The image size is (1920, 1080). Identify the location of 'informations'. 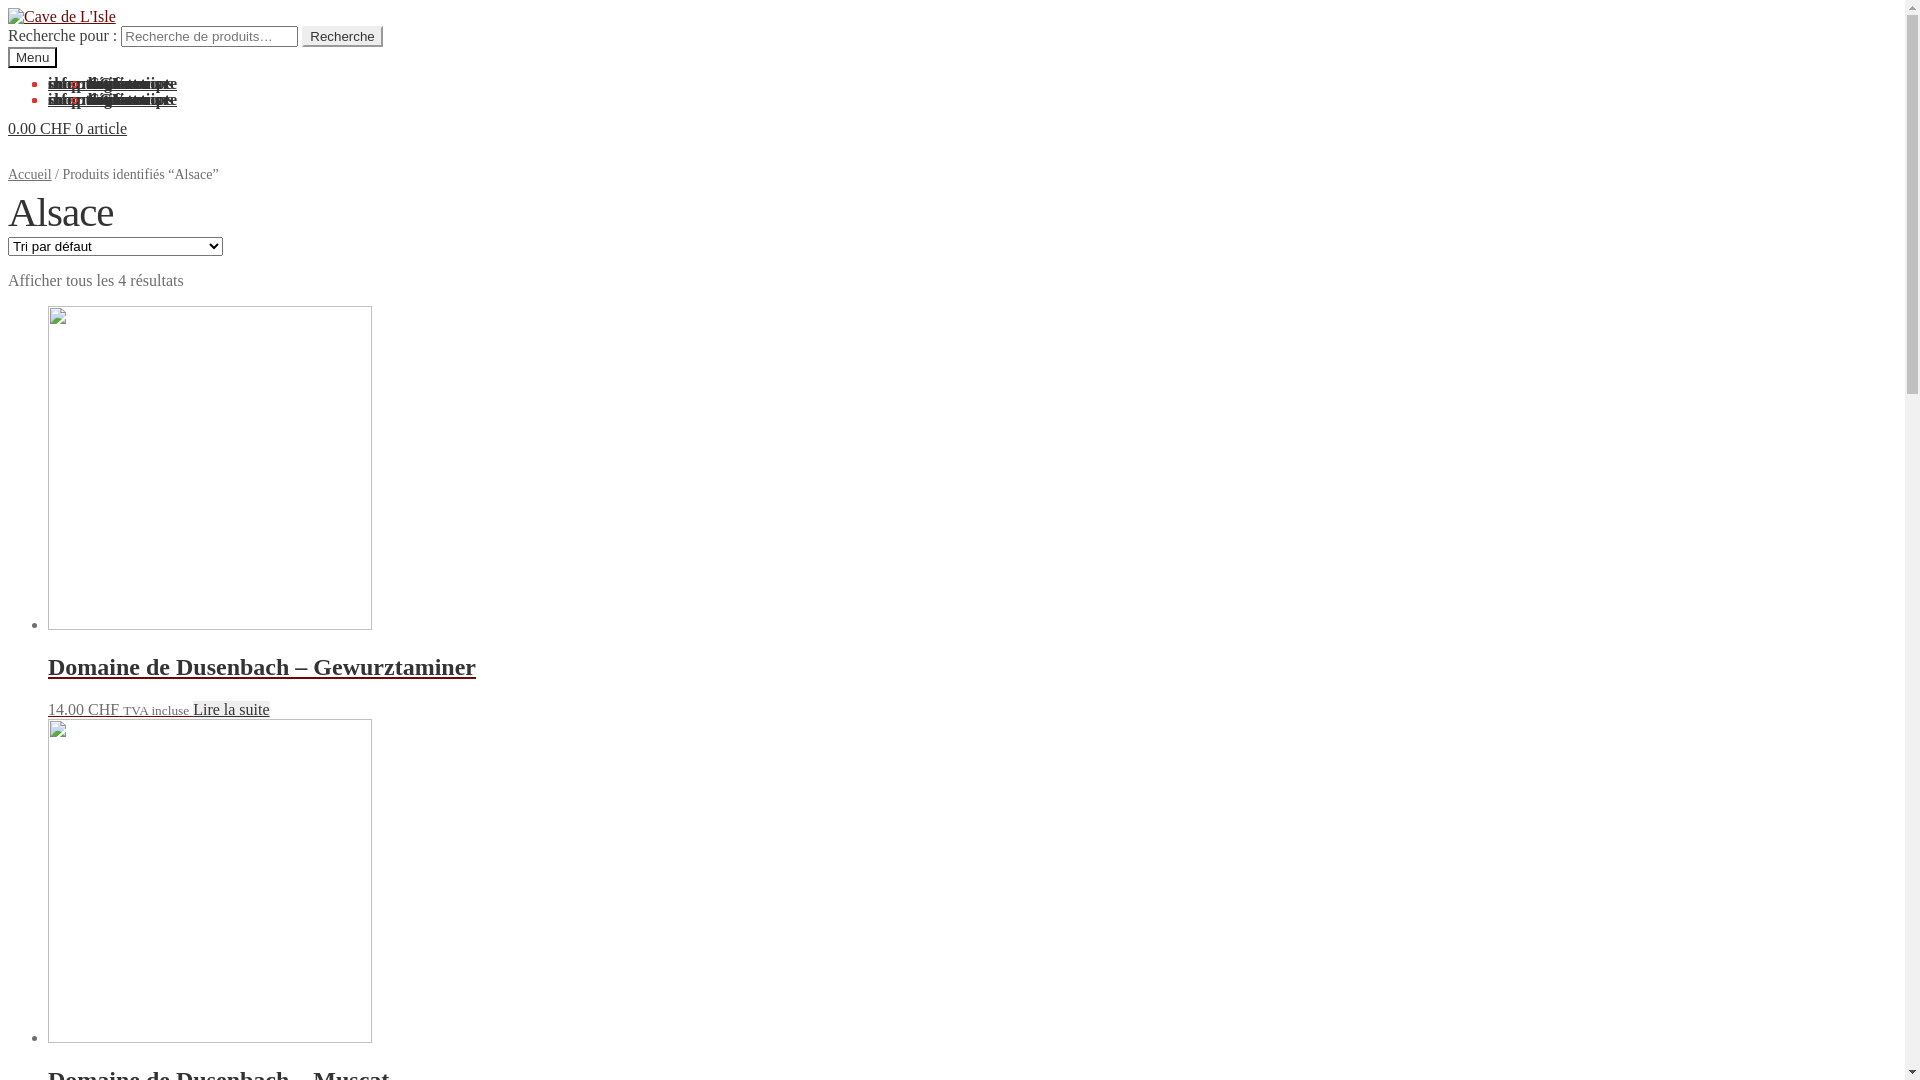
(90, 82).